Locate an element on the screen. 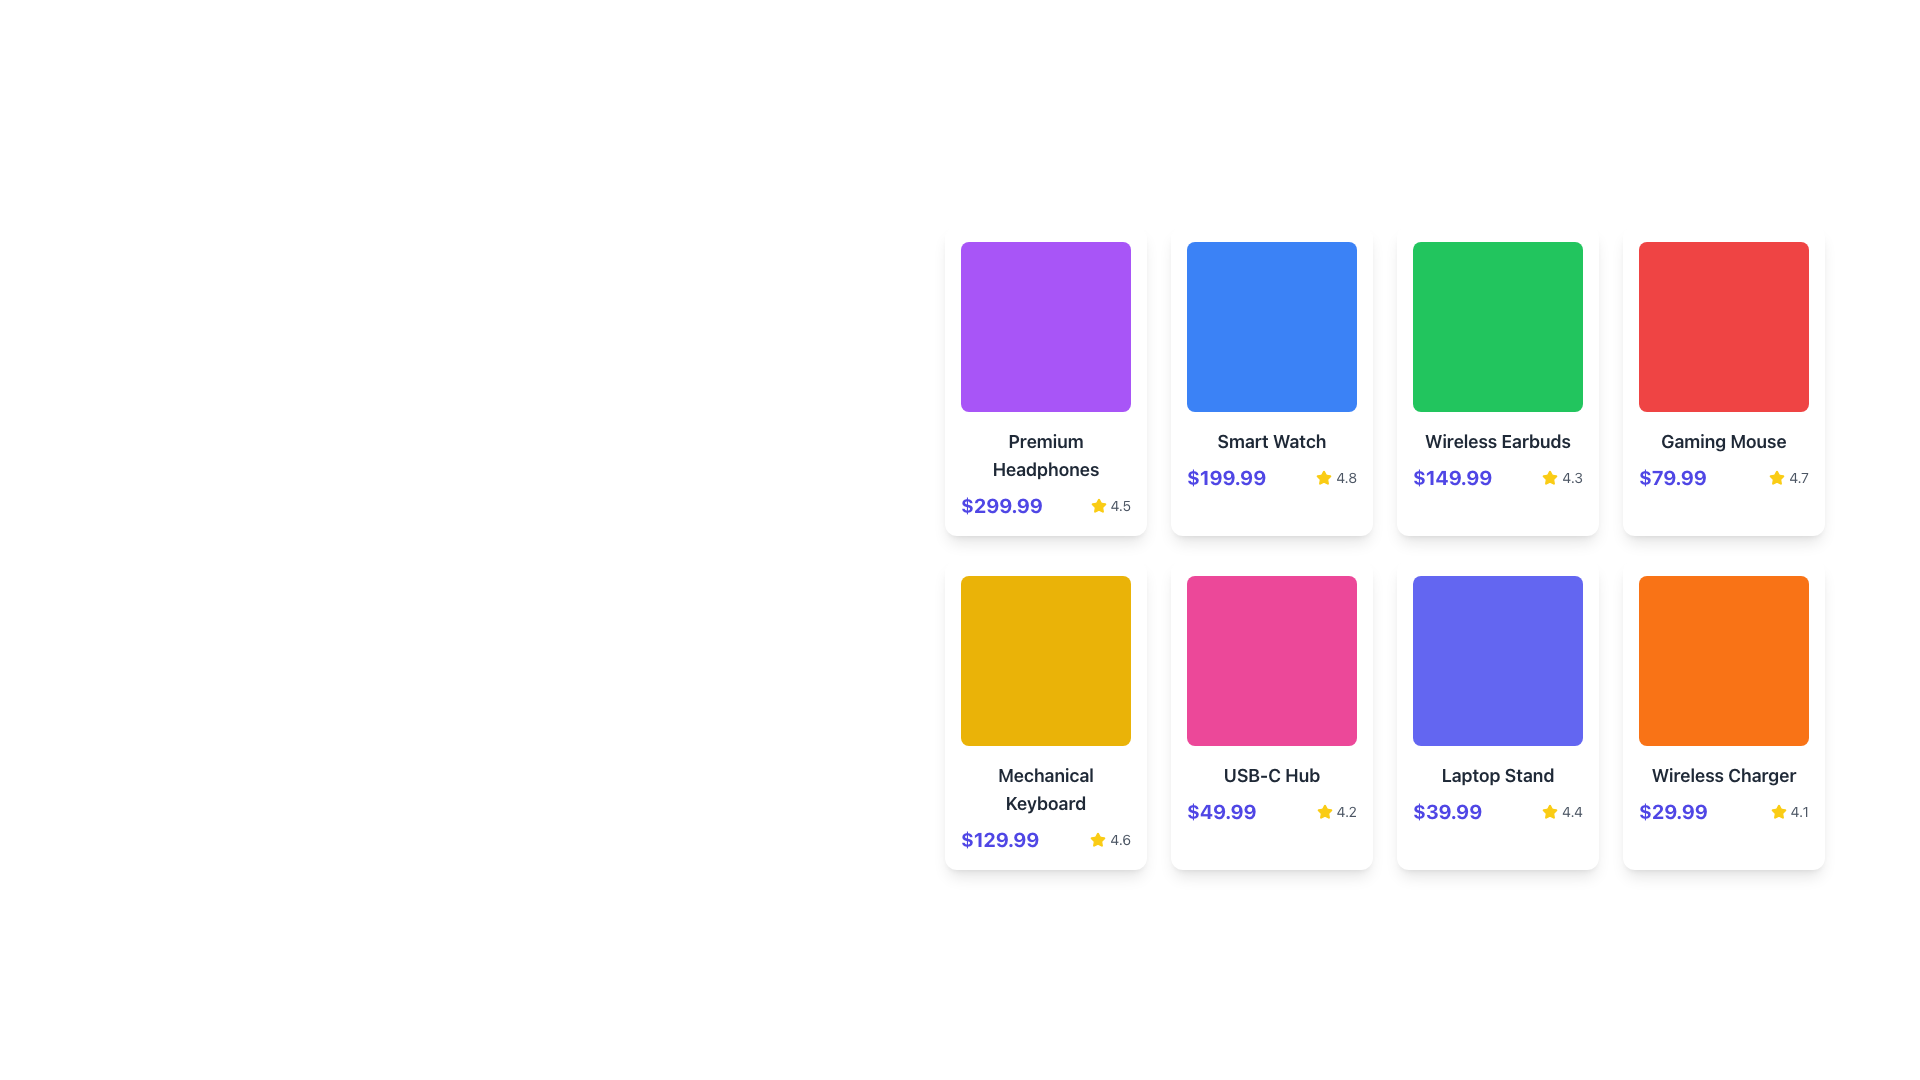 This screenshot has height=1080, width=1920. the price tag and rating presentation element within the card layout for 'Wireless Earbuds', which is styled with a white background and rounded corners is located at coordinates (1497, 478).